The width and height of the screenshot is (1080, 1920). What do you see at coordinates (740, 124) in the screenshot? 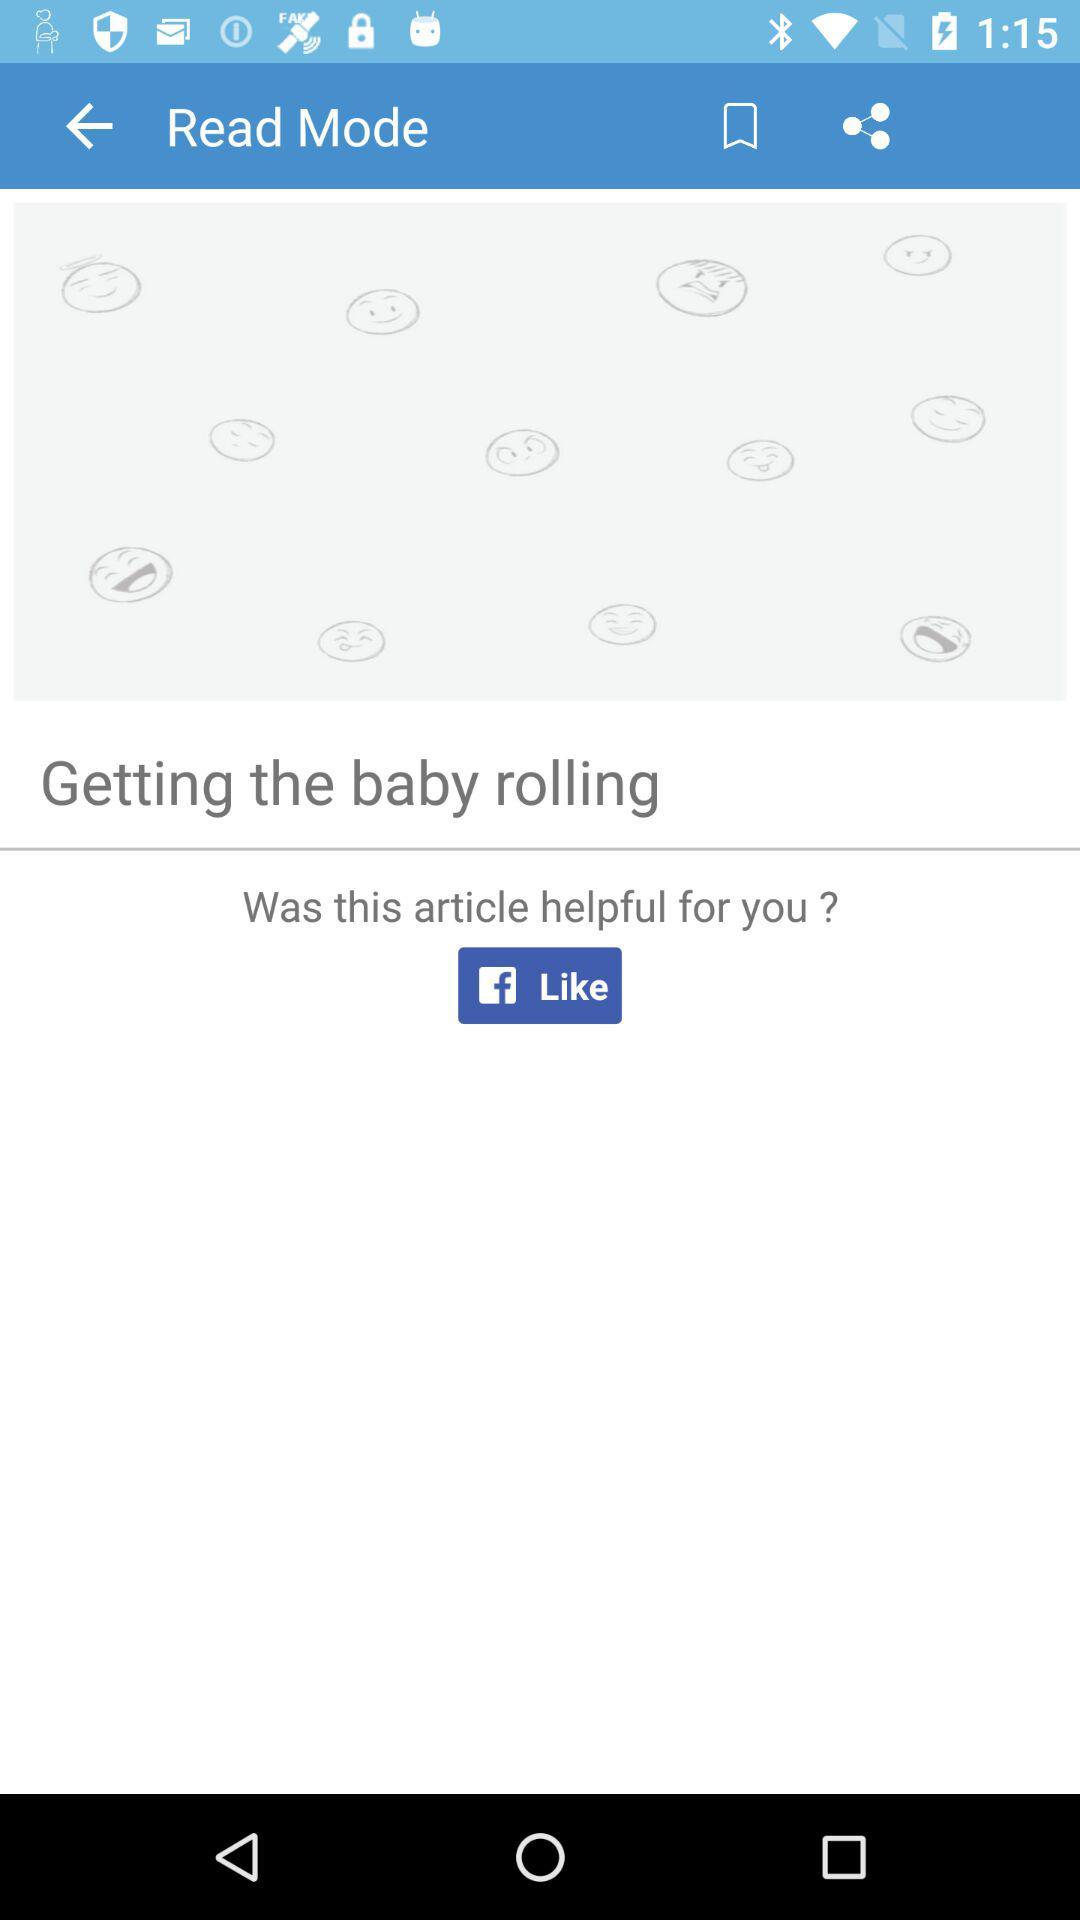
I see `page` at bounding box center [740, 124].